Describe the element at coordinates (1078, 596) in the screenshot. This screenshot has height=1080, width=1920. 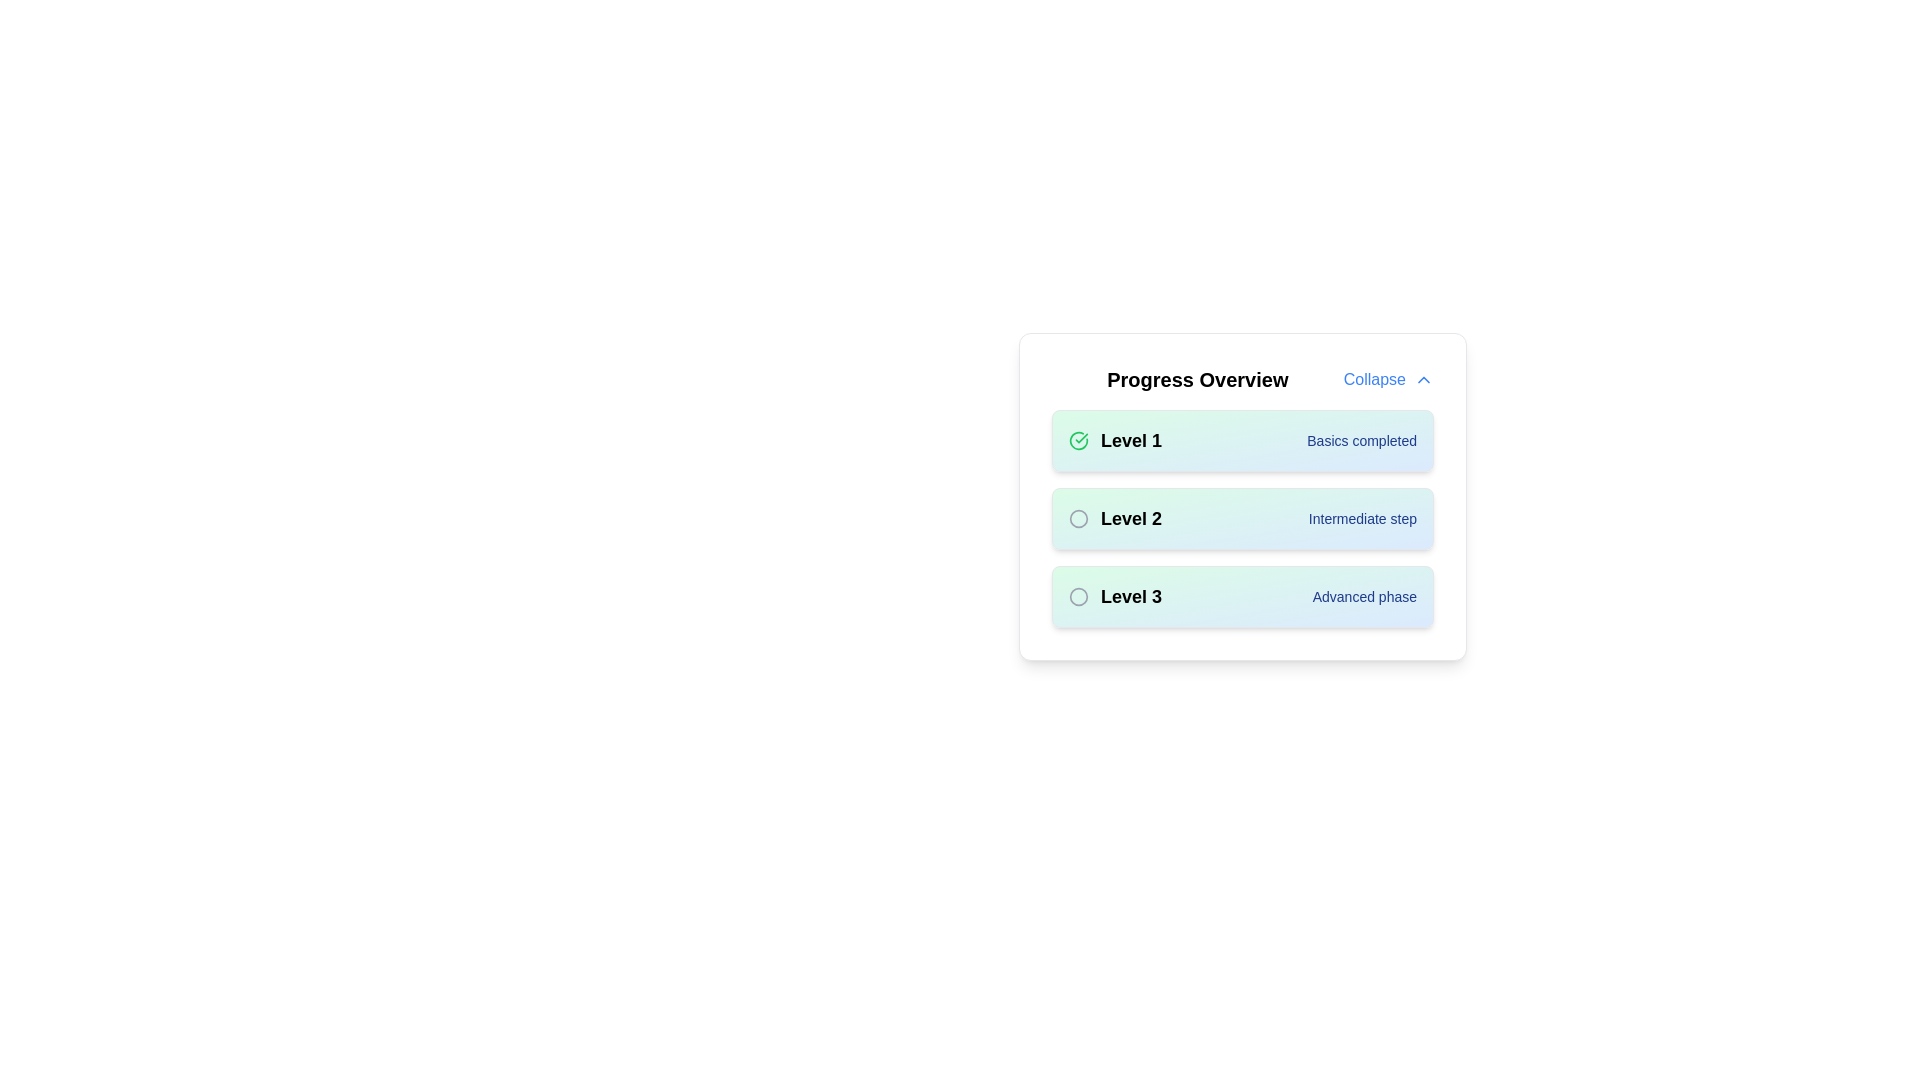
I see `the third circular SVG icon in the 'Progress Overview' panel, which represents the status for 'Level 3'` at that location.